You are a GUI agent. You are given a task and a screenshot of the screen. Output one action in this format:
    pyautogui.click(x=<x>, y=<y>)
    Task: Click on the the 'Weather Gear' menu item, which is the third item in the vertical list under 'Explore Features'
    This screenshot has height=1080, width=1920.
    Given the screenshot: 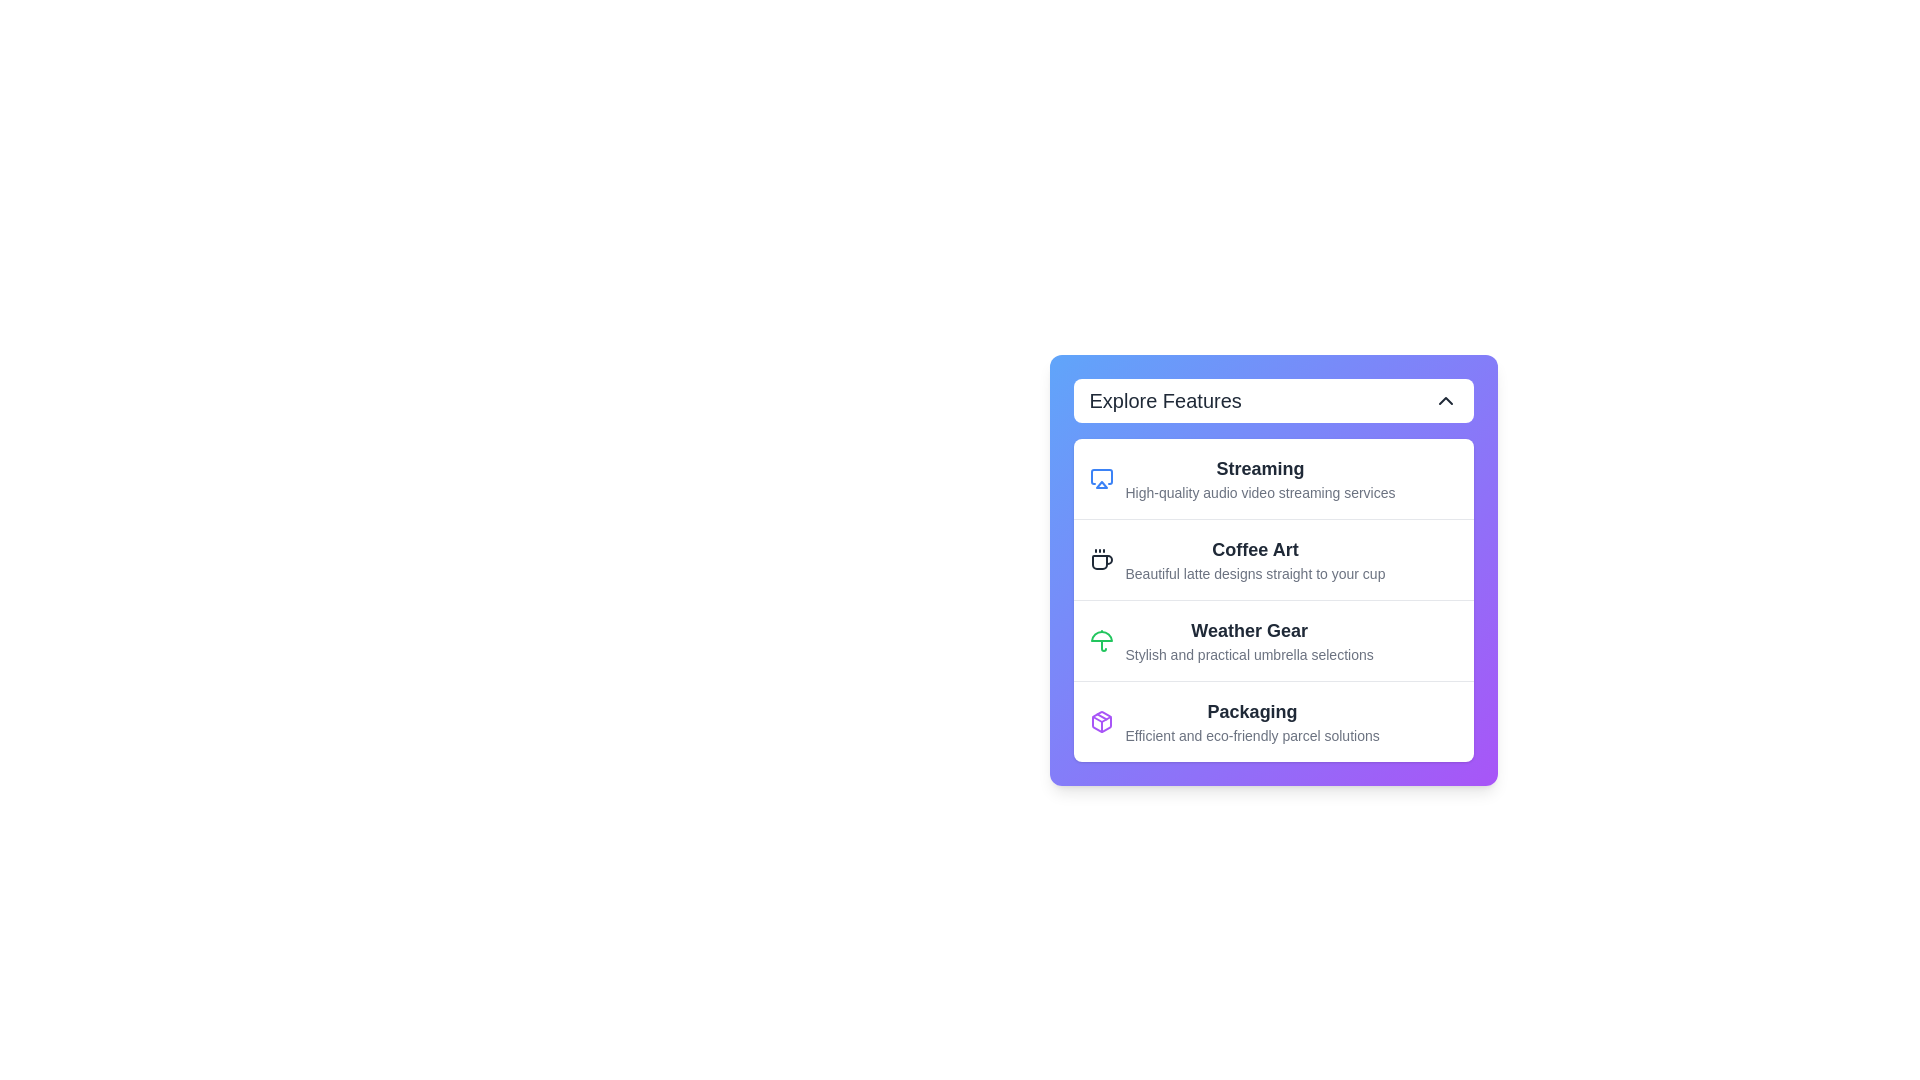 What is the action you would take?
    pyautogui.click(x=1248, y=640)
    